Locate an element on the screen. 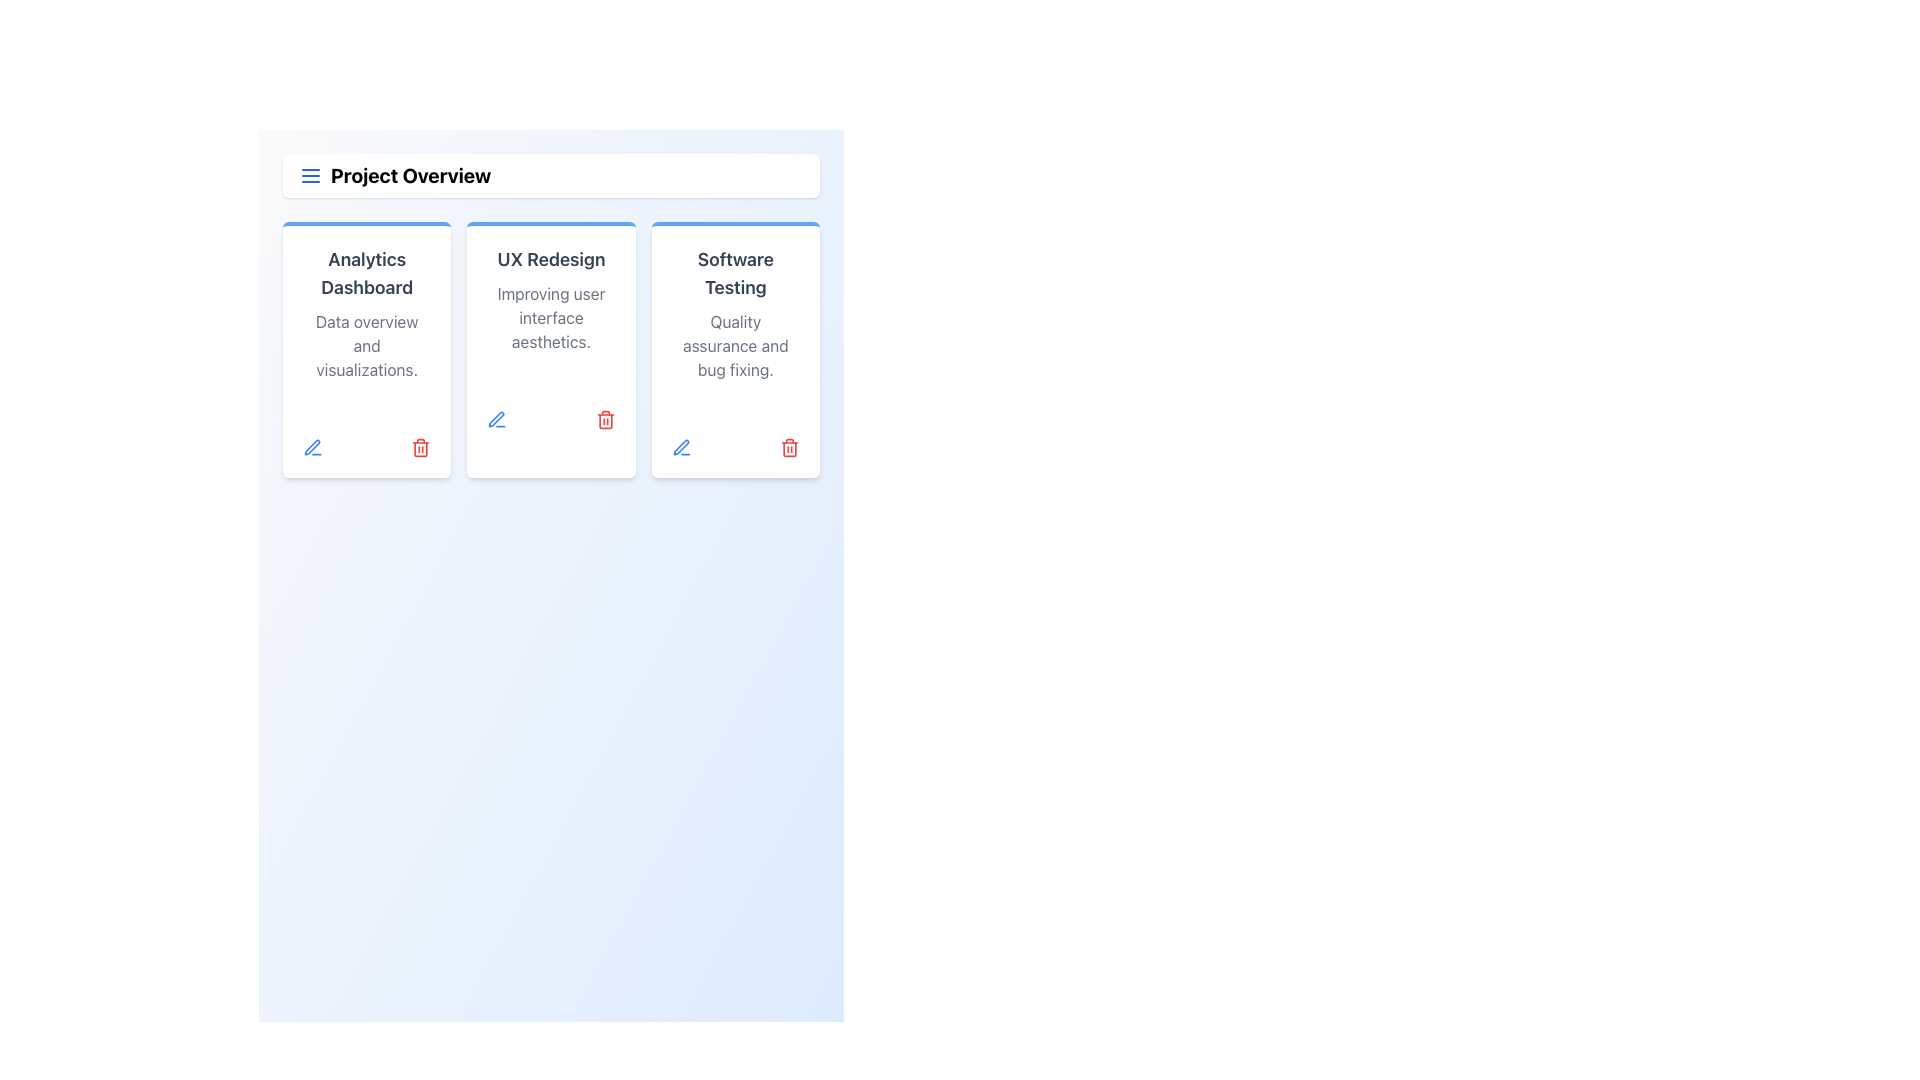  the descriptive text label located in the middle of the 'UX Redesign' card, which provides information about the redesign effort is located at coordinates (551, 316).